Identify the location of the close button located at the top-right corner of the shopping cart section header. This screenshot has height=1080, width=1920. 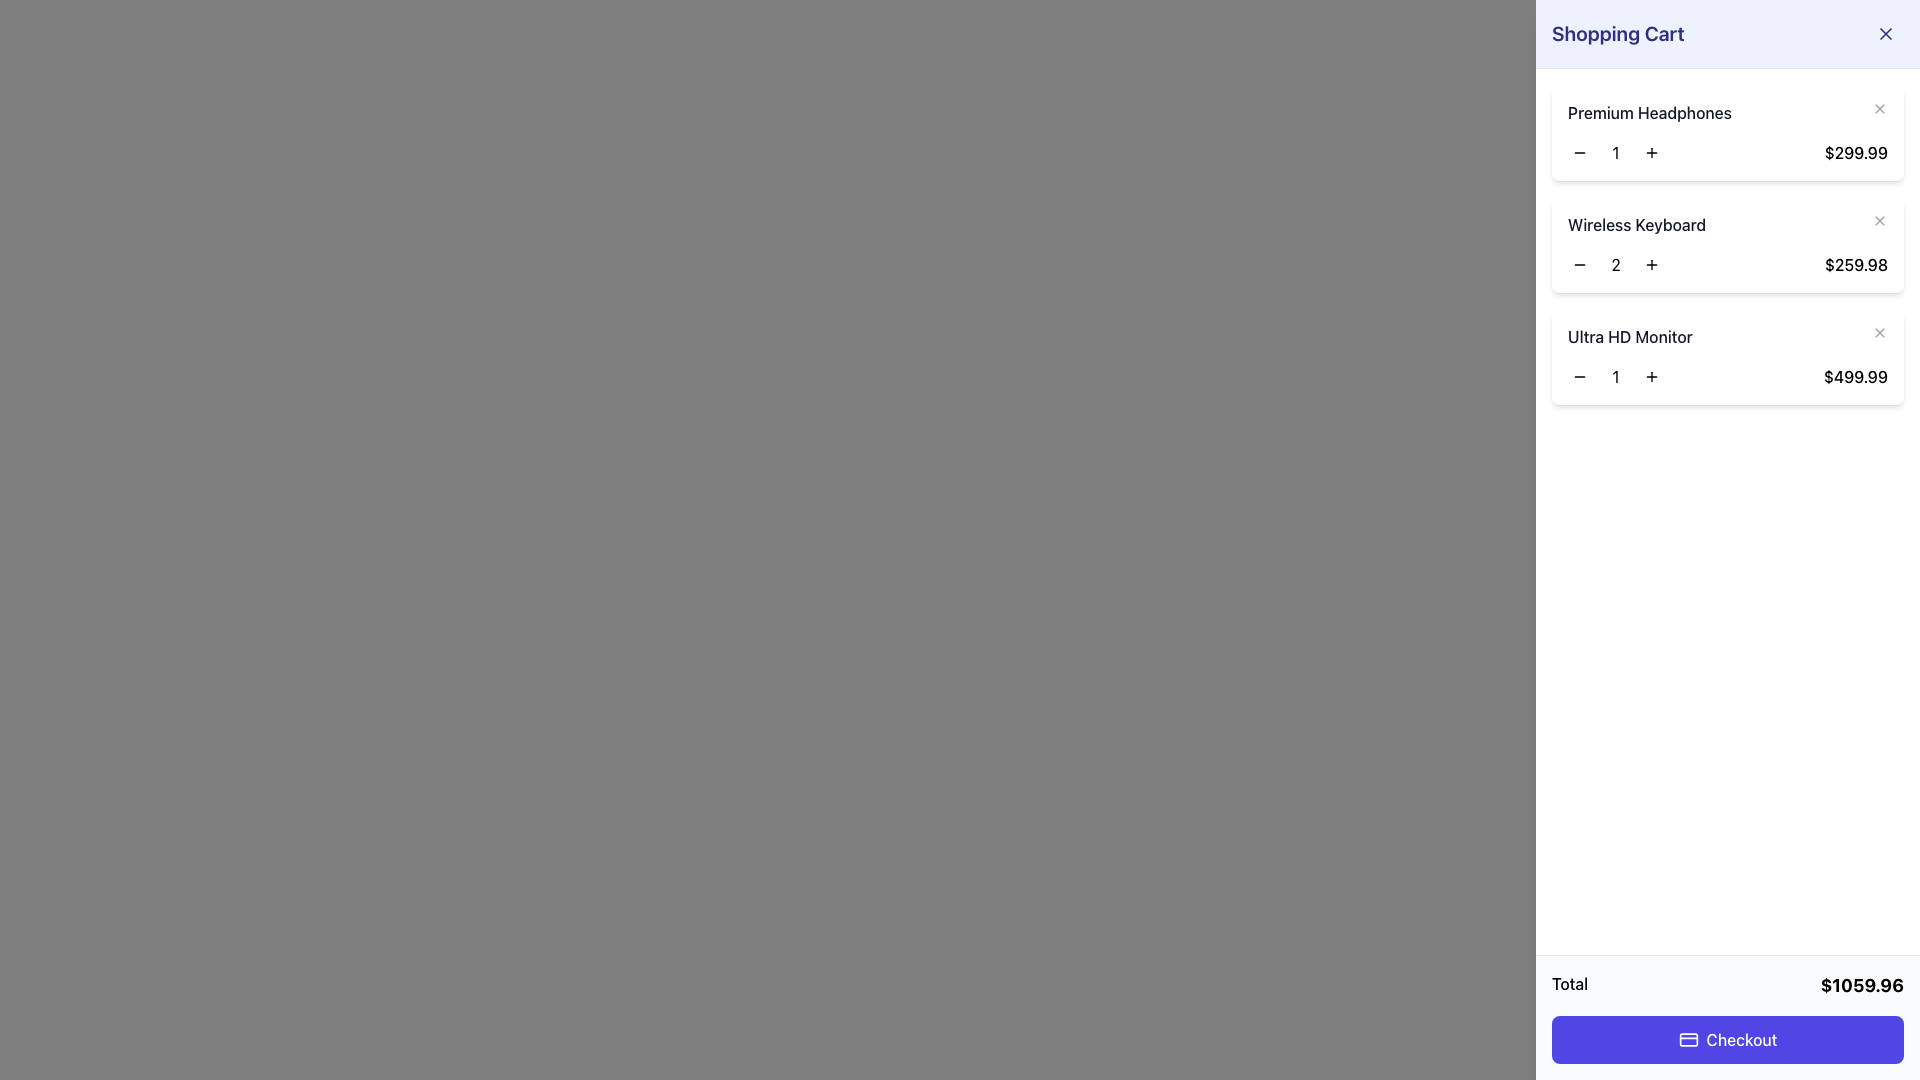
(1885, 34).